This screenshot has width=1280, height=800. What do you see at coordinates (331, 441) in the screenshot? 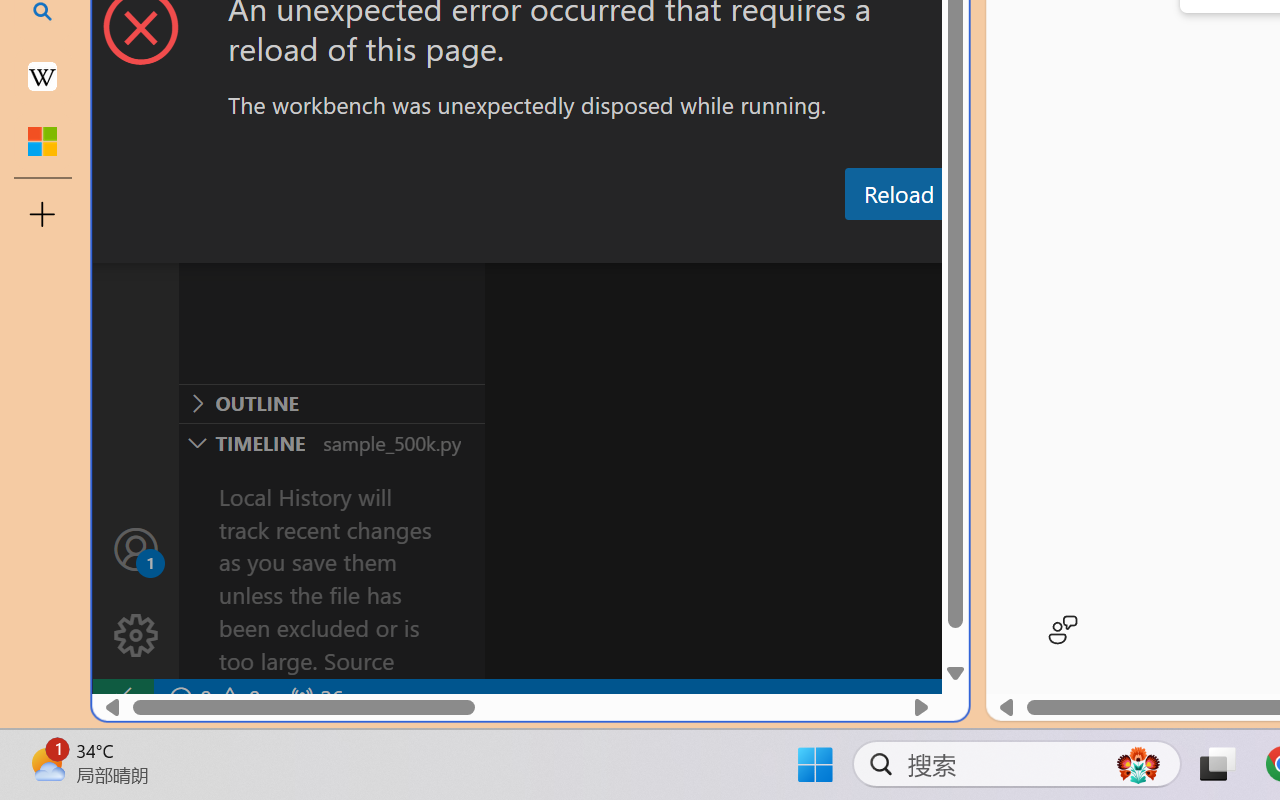
I see `'Timeline Section'` at bounding box center [331, 441].